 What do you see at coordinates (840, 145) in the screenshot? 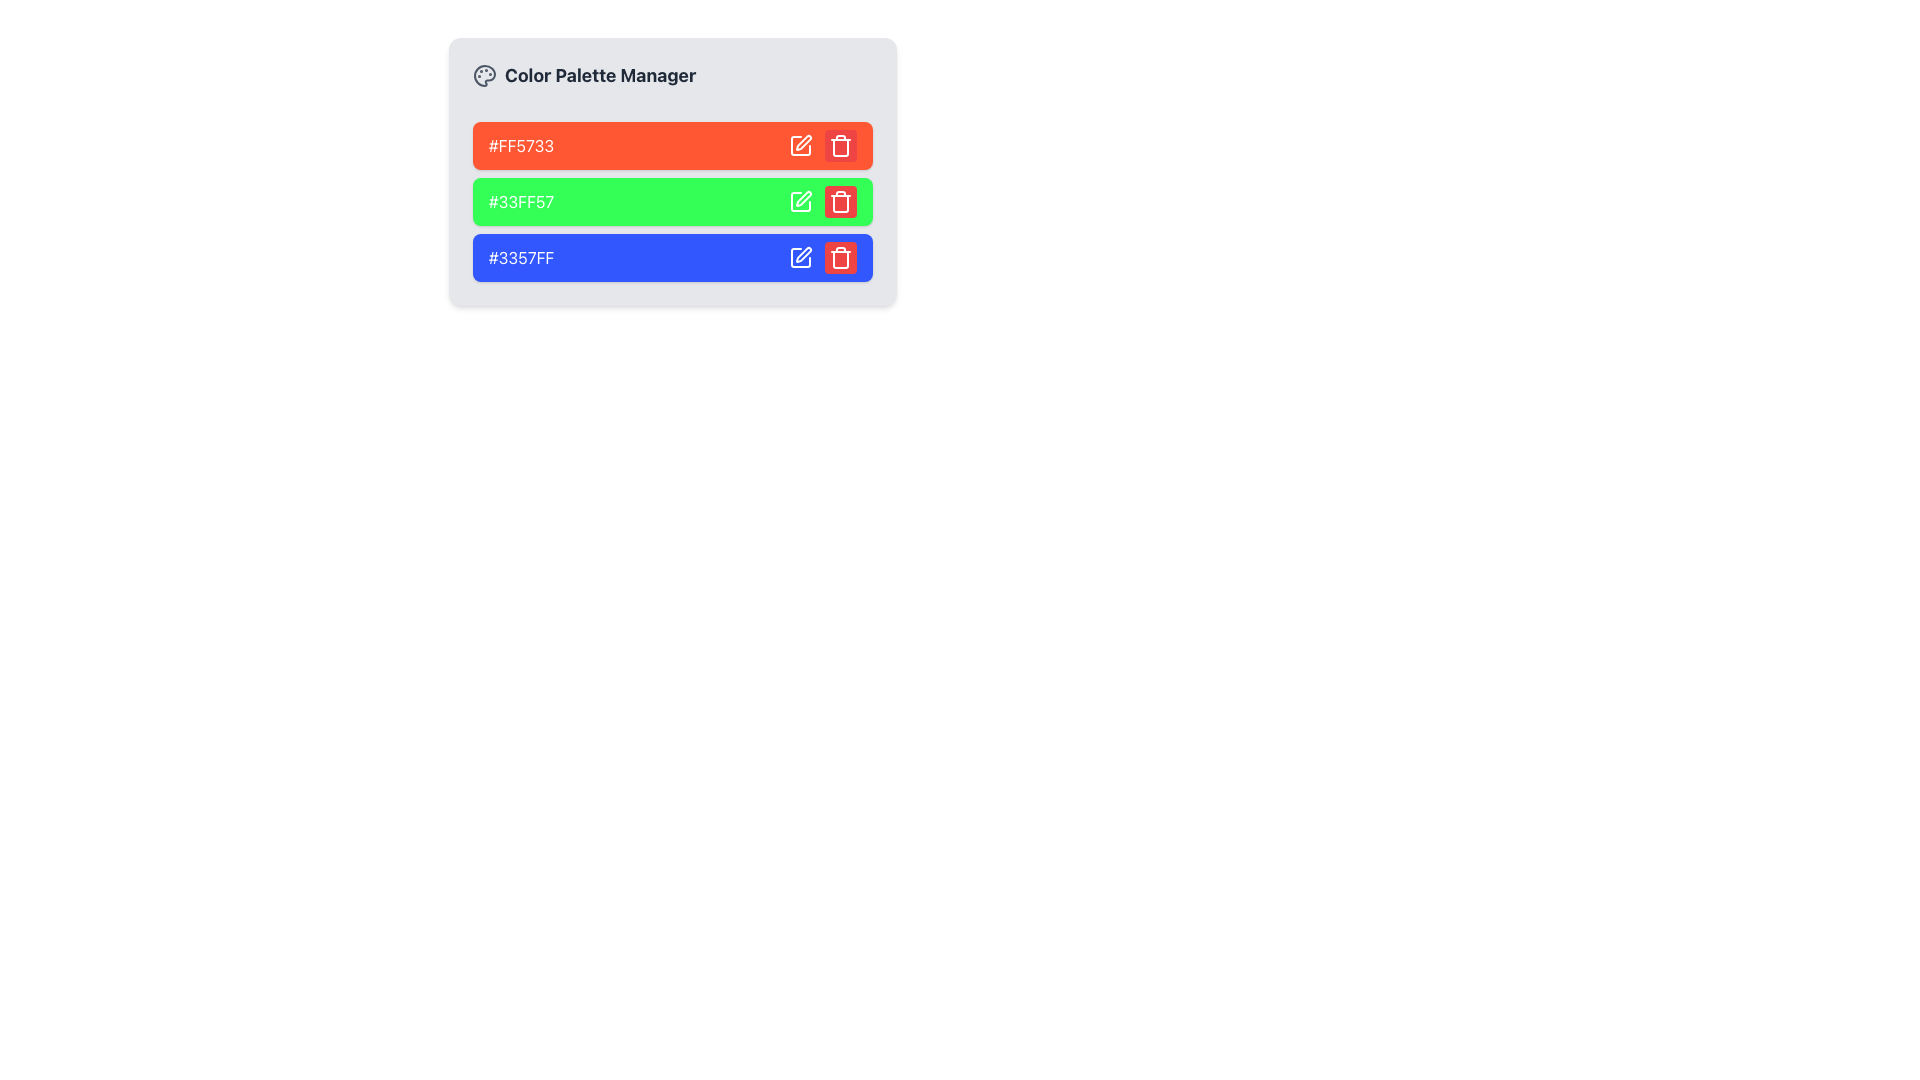
I see `the trash can icon button, which is outlined with rounded corners and displayed in white against a vivid red background` at bounding box center [840, 145].